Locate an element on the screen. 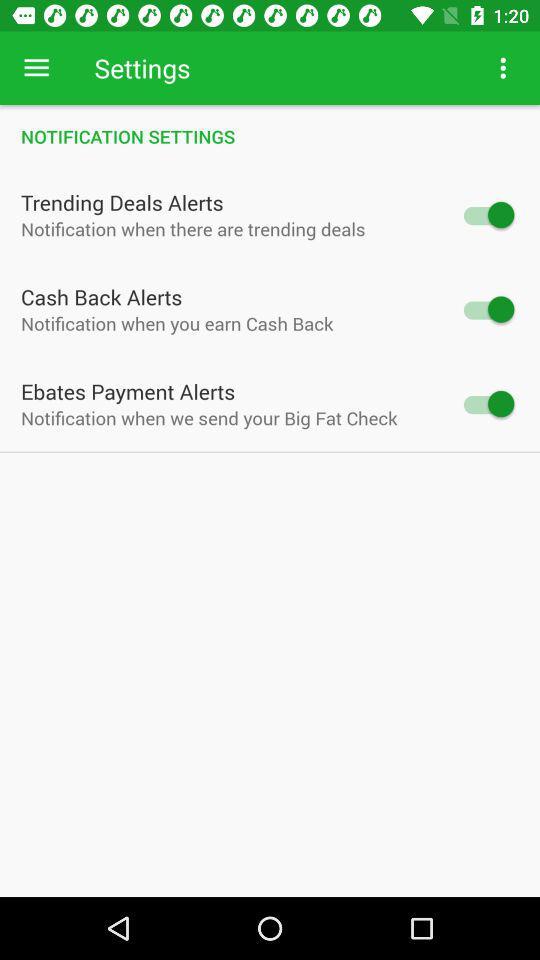 This screenshot has width=540, height=960. item above the notification settings item is located at coordinates (36, 68).